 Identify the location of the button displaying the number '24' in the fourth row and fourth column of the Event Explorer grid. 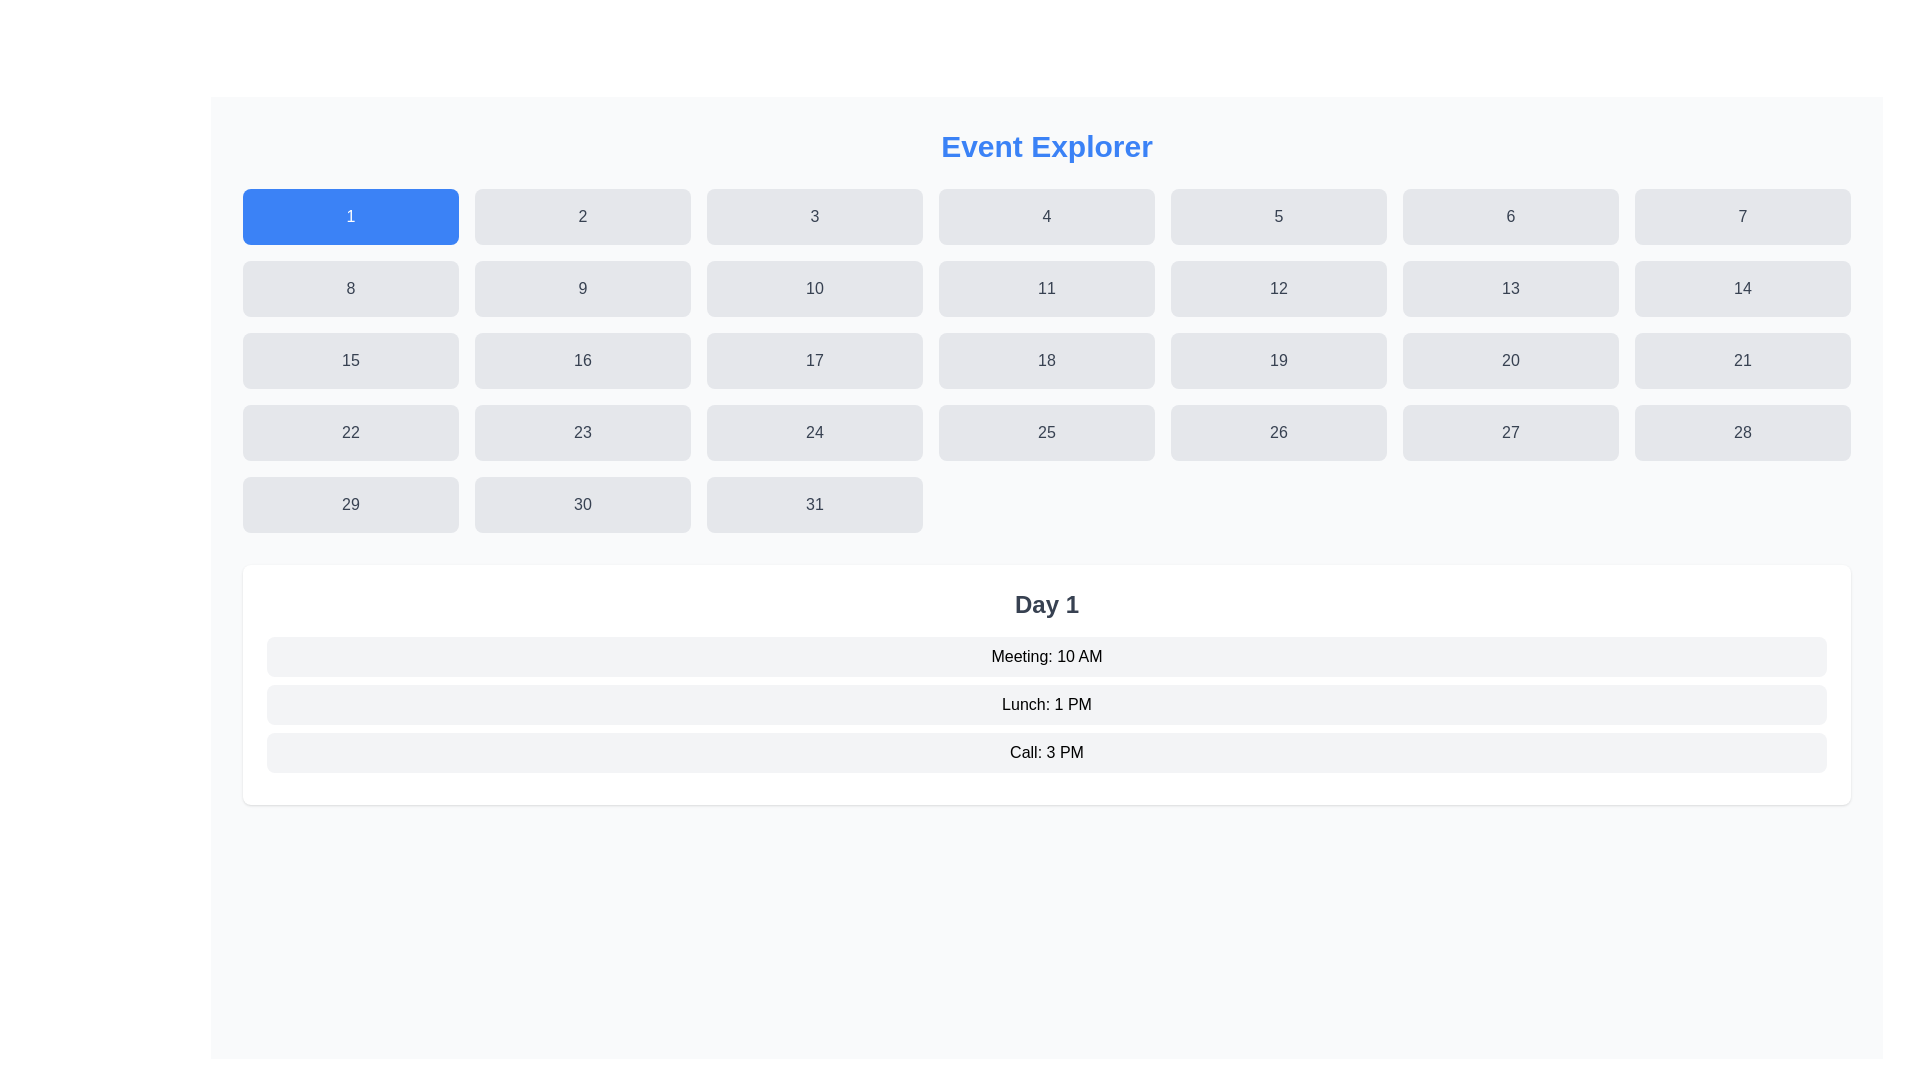
(815, 431).